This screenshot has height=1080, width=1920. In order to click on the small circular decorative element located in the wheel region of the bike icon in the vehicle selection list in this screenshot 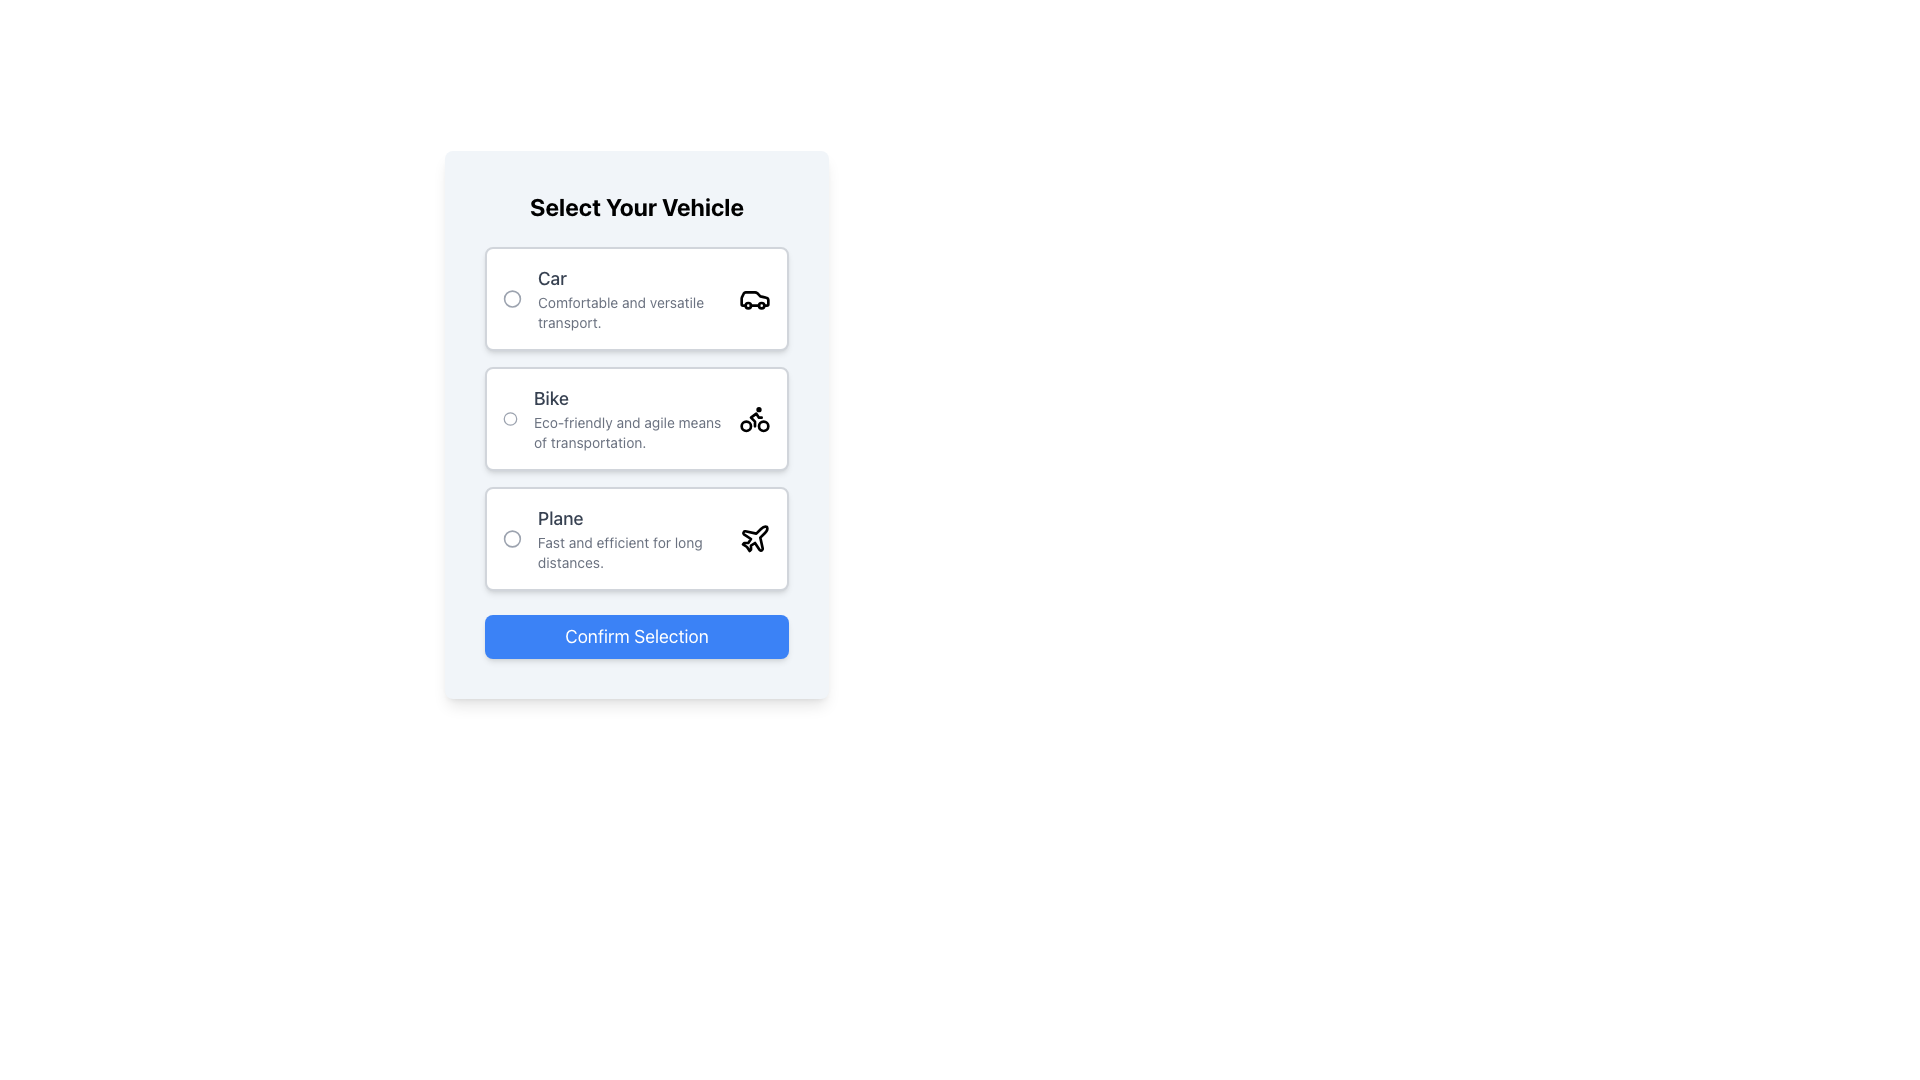, I will do `click(762, 425)`.